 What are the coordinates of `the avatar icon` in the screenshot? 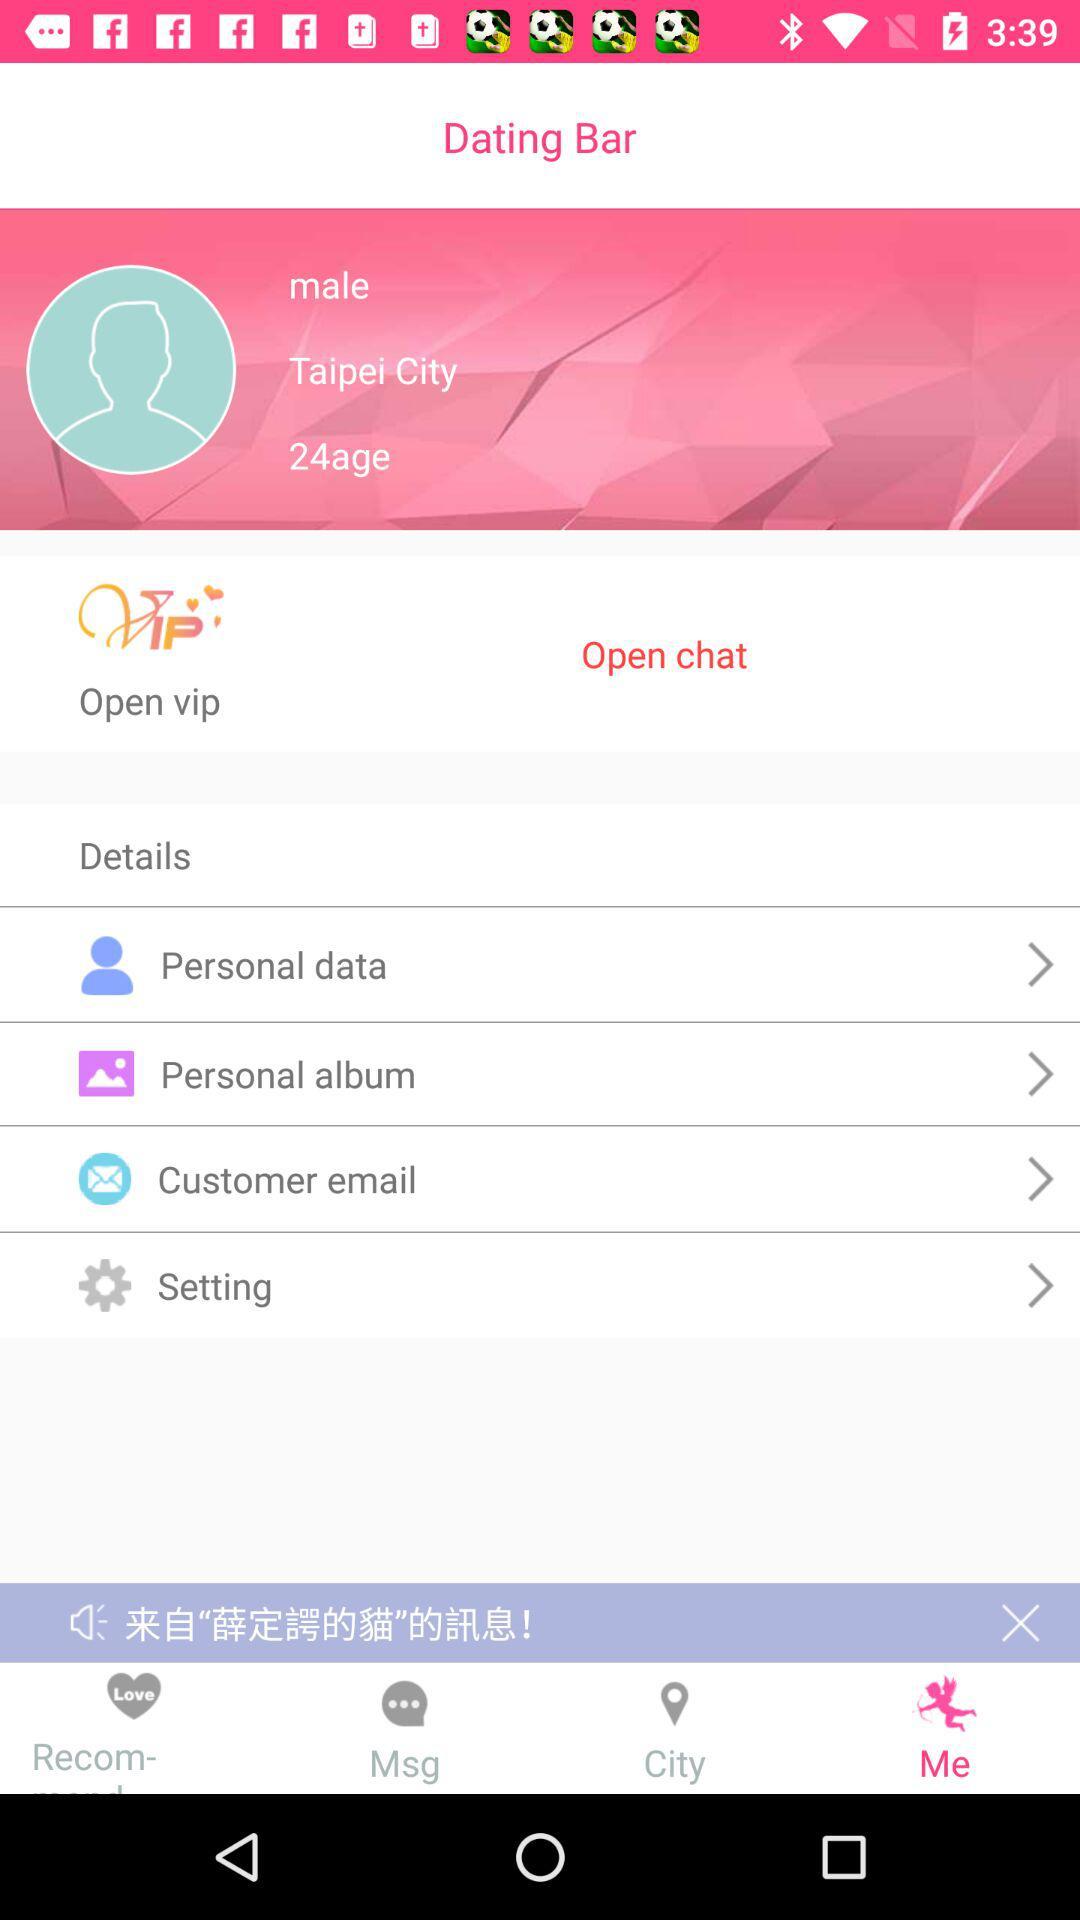 It's located at (131, 369).